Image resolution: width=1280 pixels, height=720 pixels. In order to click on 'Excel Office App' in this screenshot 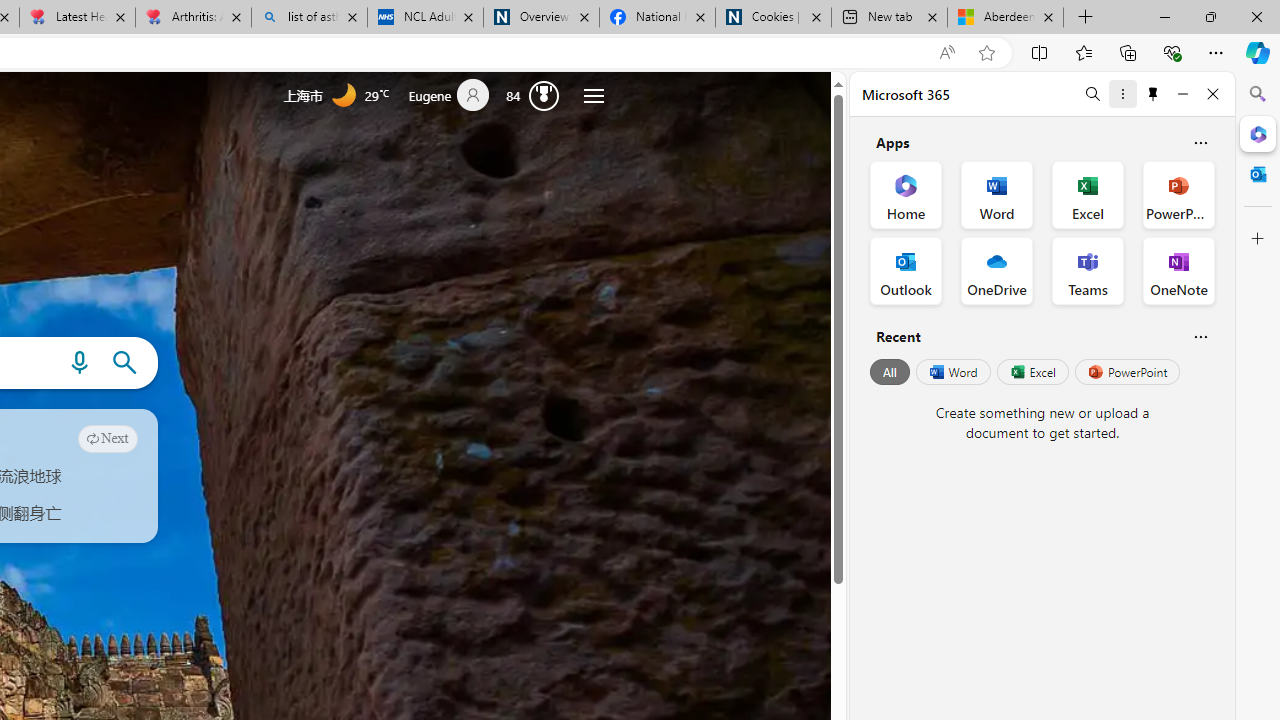, I will do `click(1087, 195)`.